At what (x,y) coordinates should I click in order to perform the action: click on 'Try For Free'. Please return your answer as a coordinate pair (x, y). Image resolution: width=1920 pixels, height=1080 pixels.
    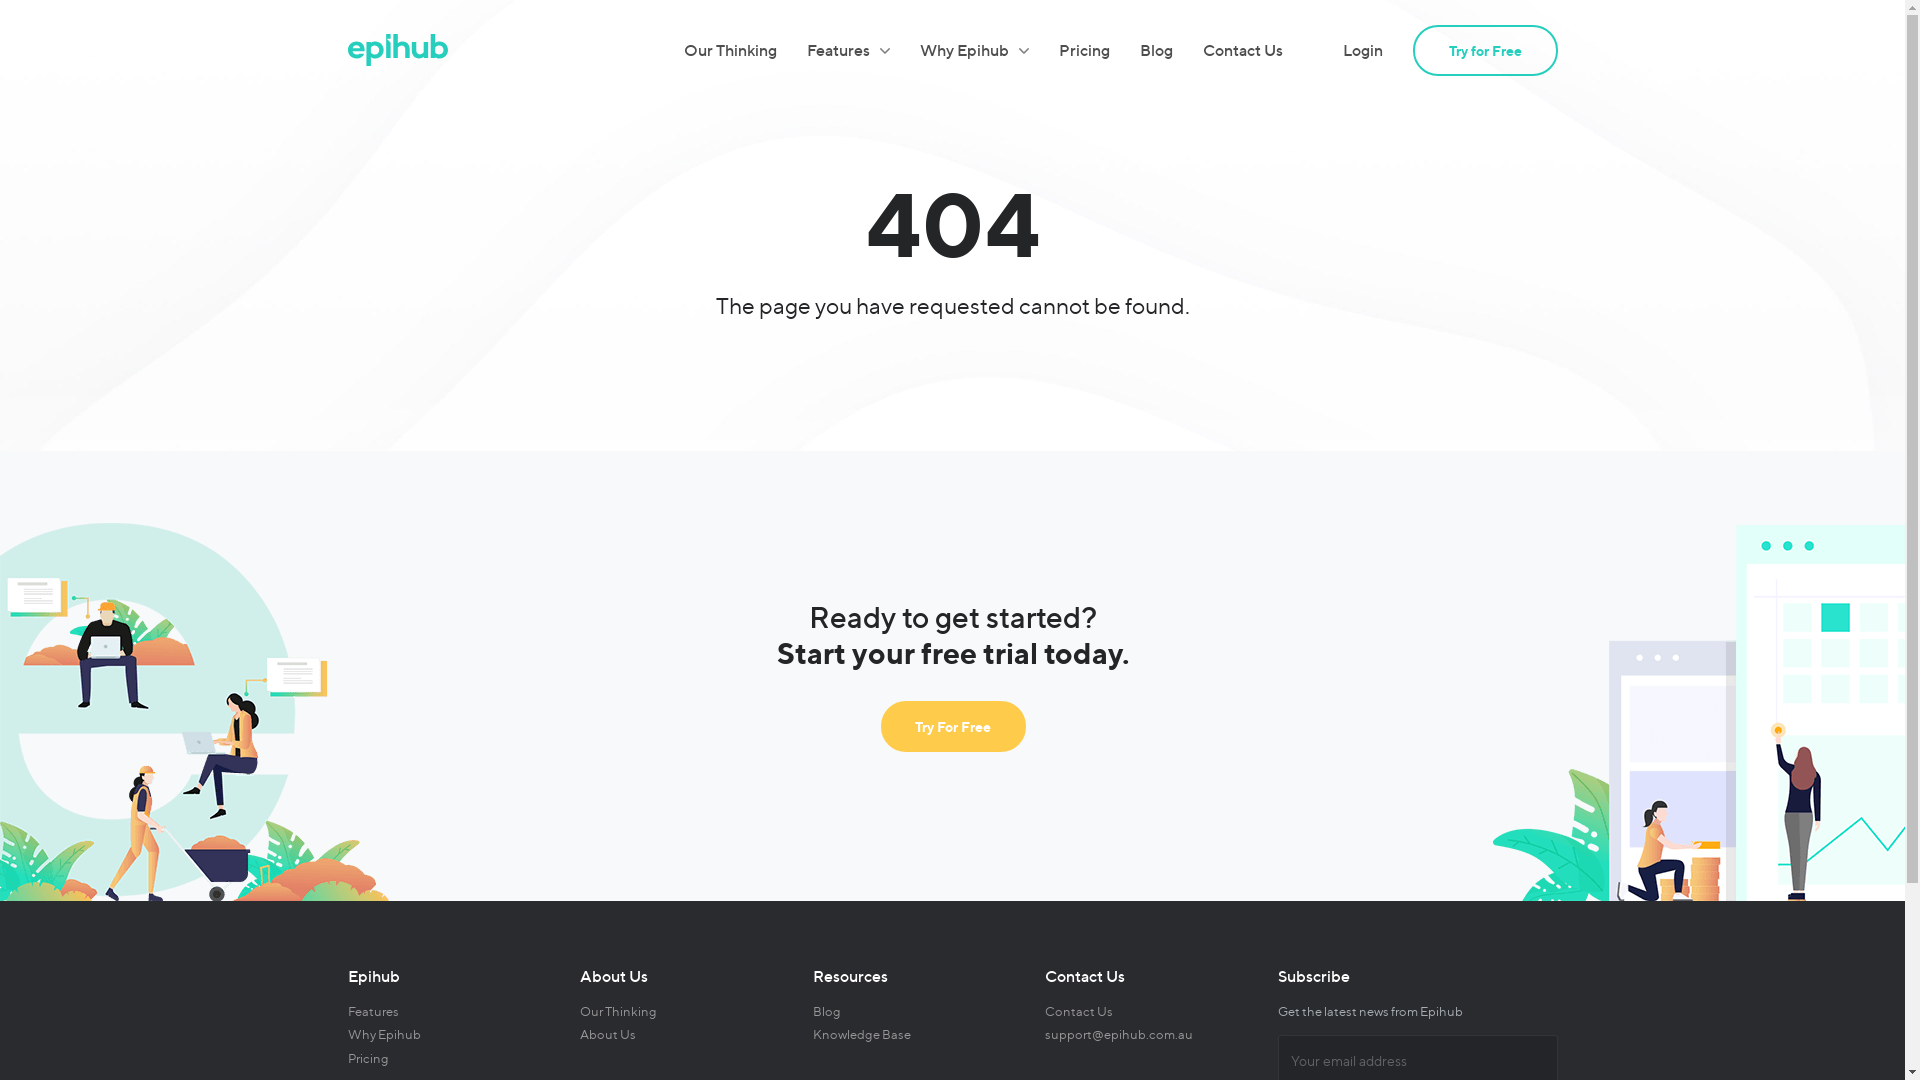
    Looking at the image, I should click on (951, 726).